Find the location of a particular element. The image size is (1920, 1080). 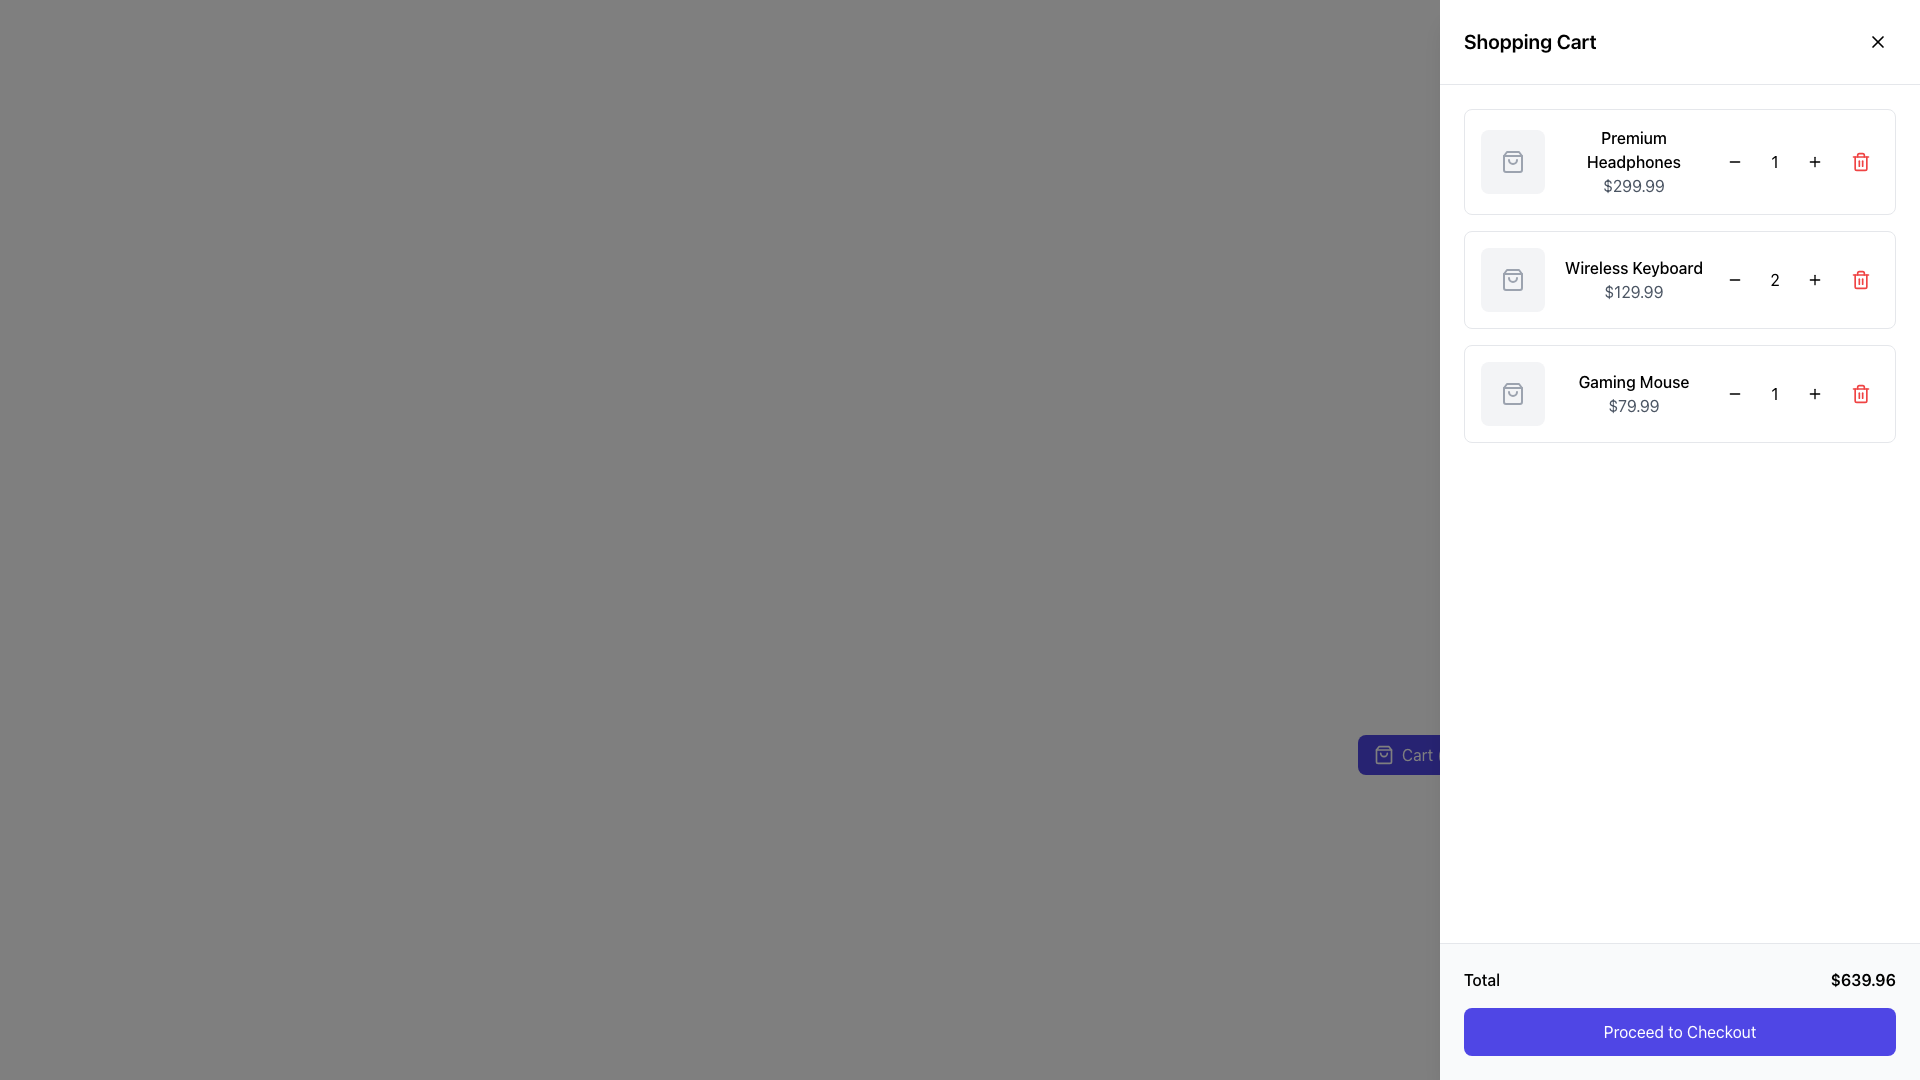

the text display showing the number '1' which is centered within the controls for the 'Premium Headphones' item in the shopping cart is located at coordinates (1775, 161).